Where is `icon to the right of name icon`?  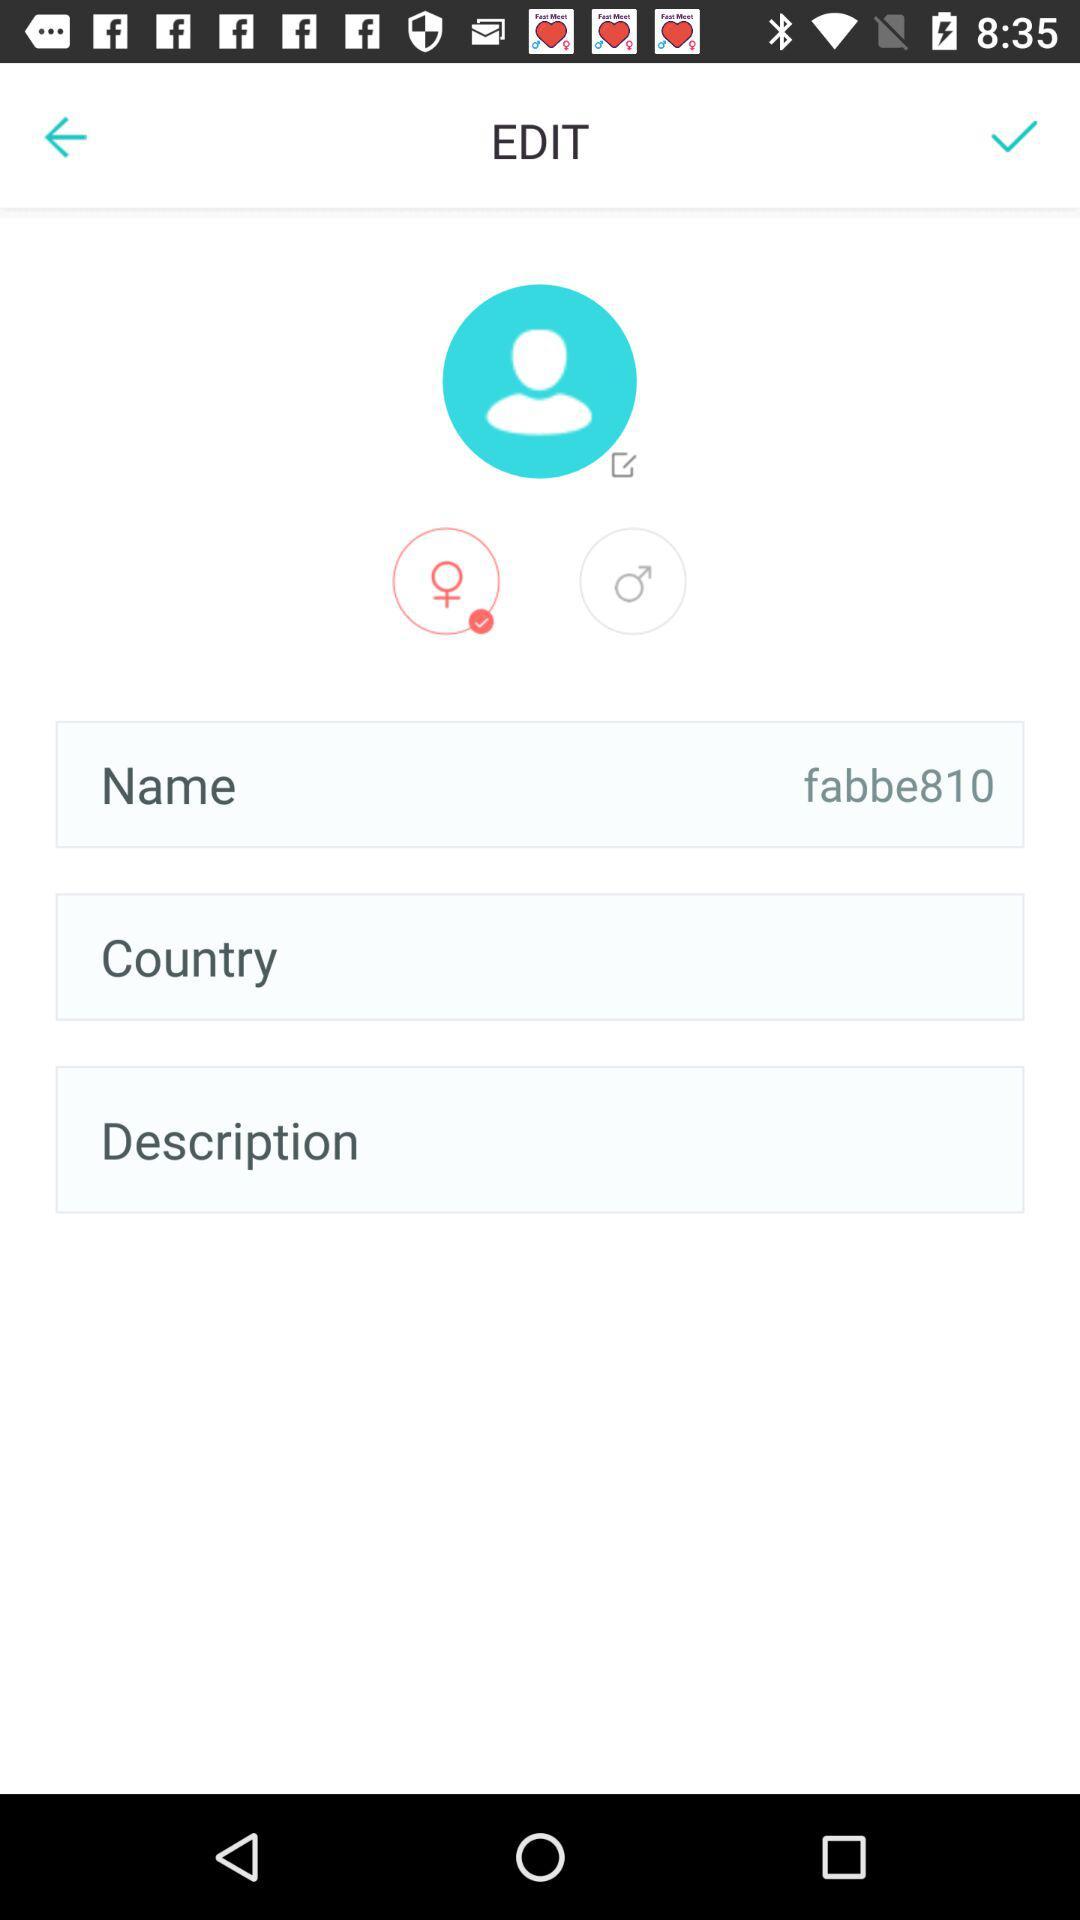 icon to the right of name icon is located at coordinates (898, 783).